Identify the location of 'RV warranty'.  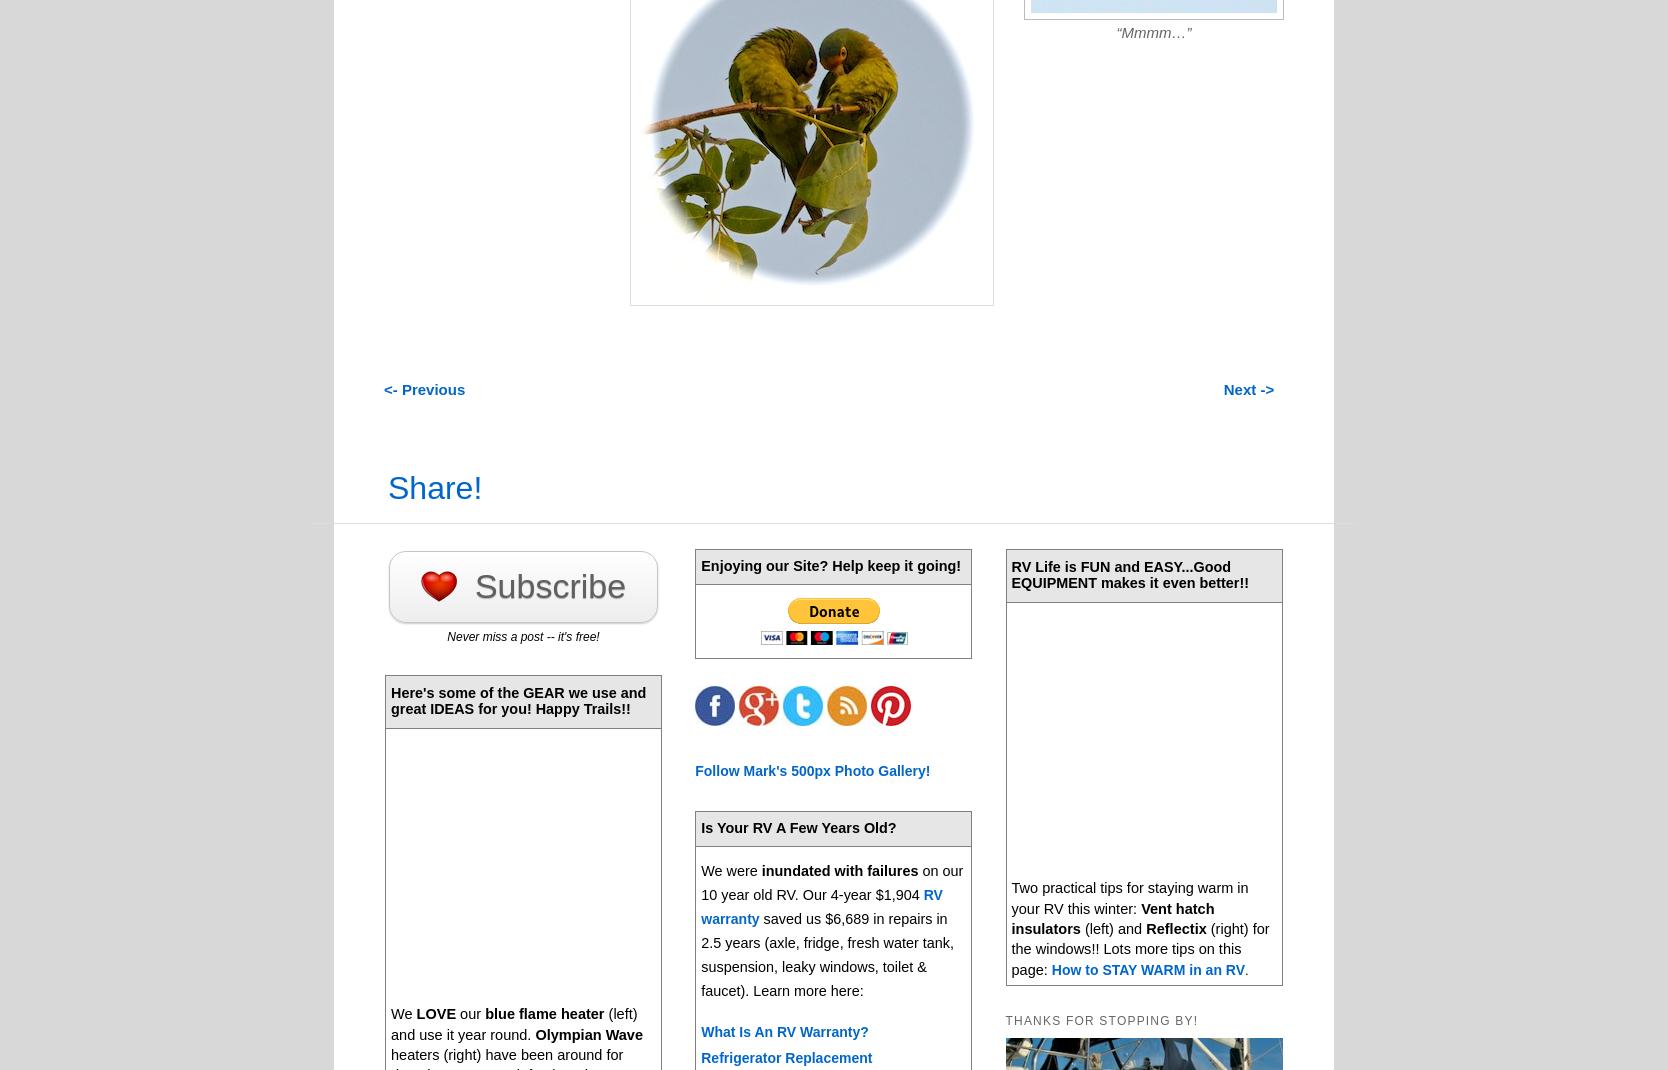
(820, 906).